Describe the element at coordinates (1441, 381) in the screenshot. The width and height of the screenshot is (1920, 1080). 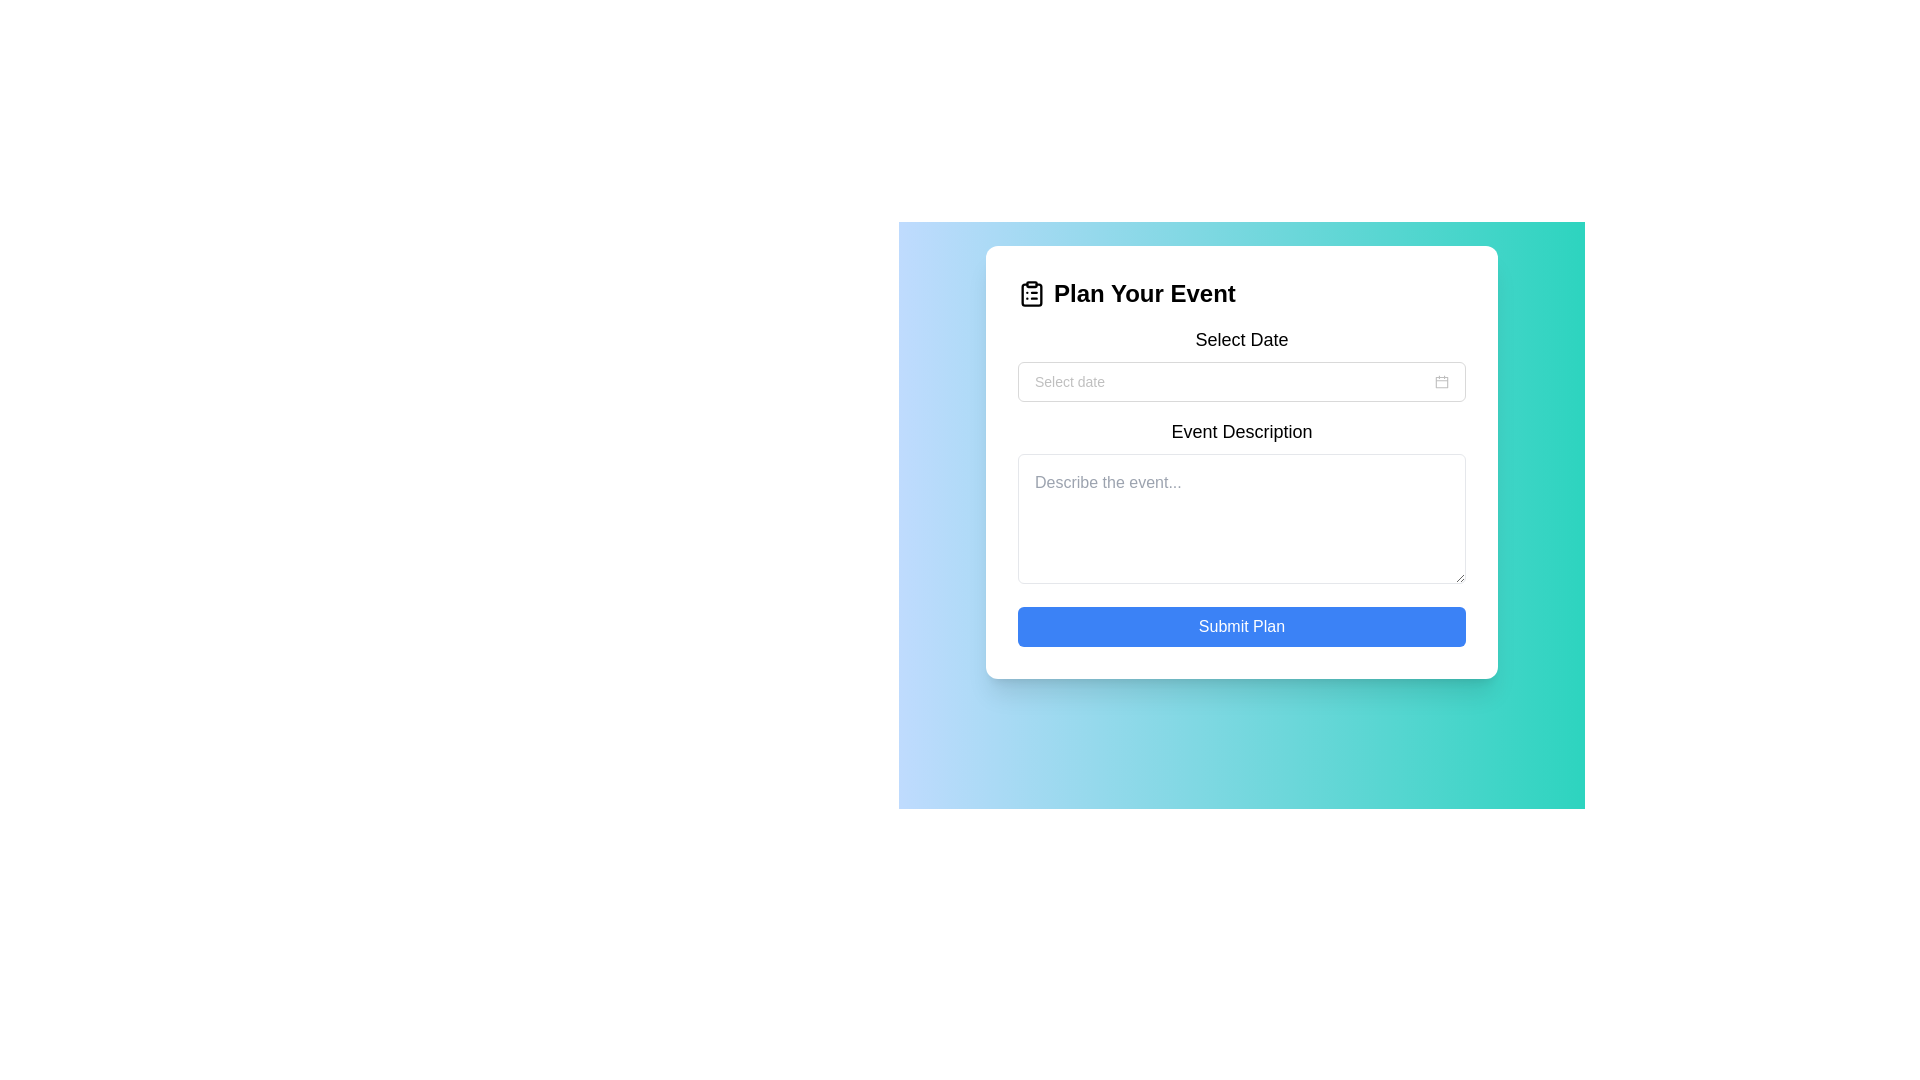
I see `the calendar selection icon located in the 'Select Date' section next to the date input field` at that location.